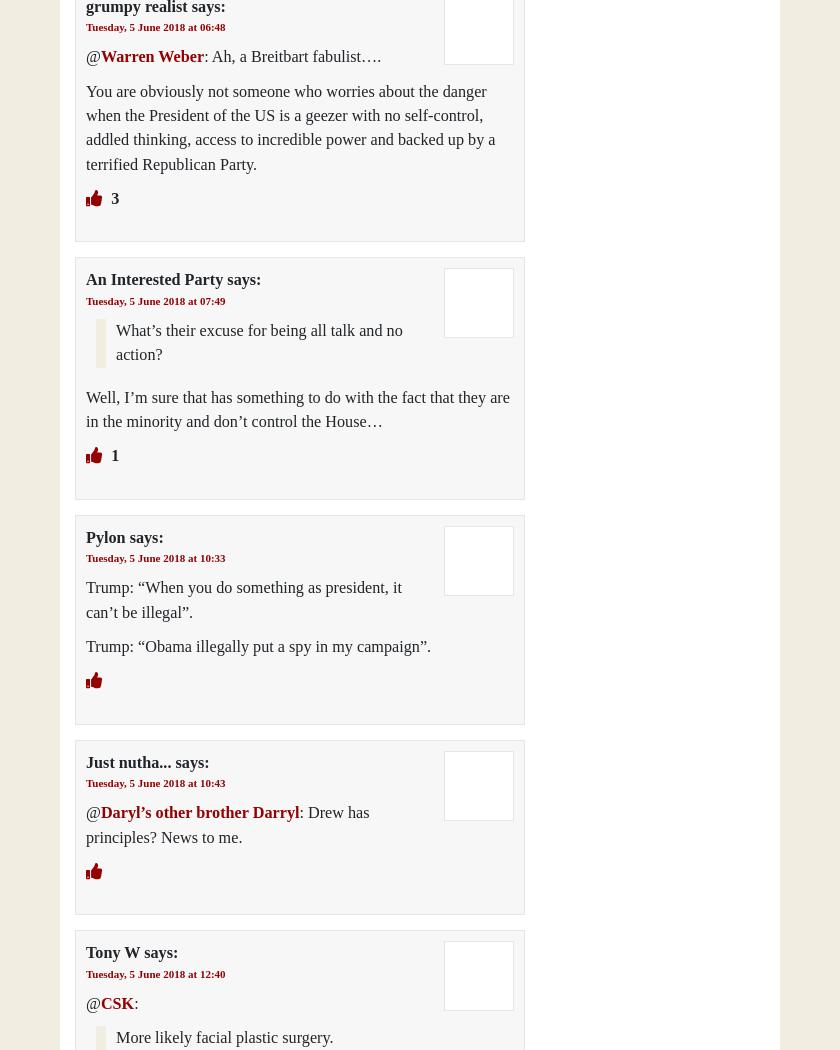  Describe the element at coordinates (113, 456) in the screenshot. I see `'1'` at that location.